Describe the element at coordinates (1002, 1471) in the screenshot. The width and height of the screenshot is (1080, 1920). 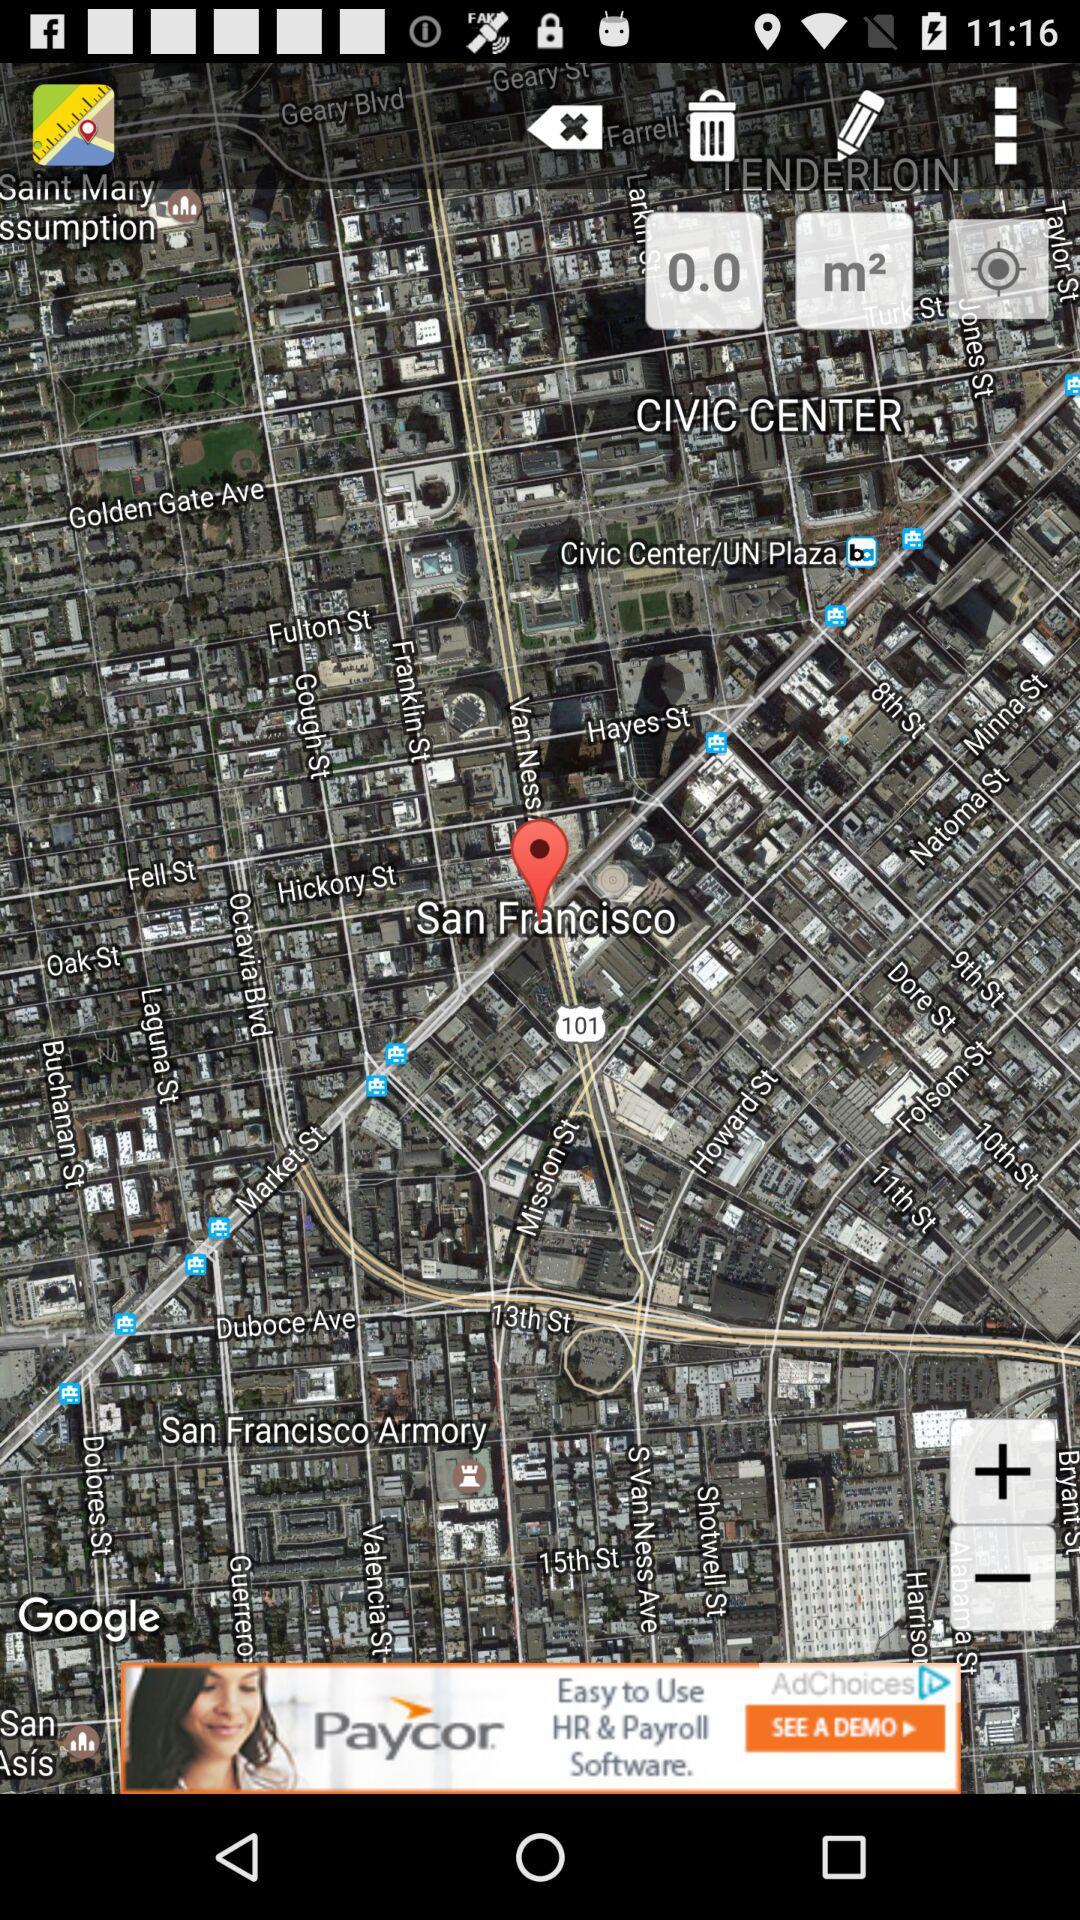
I see `zoom in` at that location.